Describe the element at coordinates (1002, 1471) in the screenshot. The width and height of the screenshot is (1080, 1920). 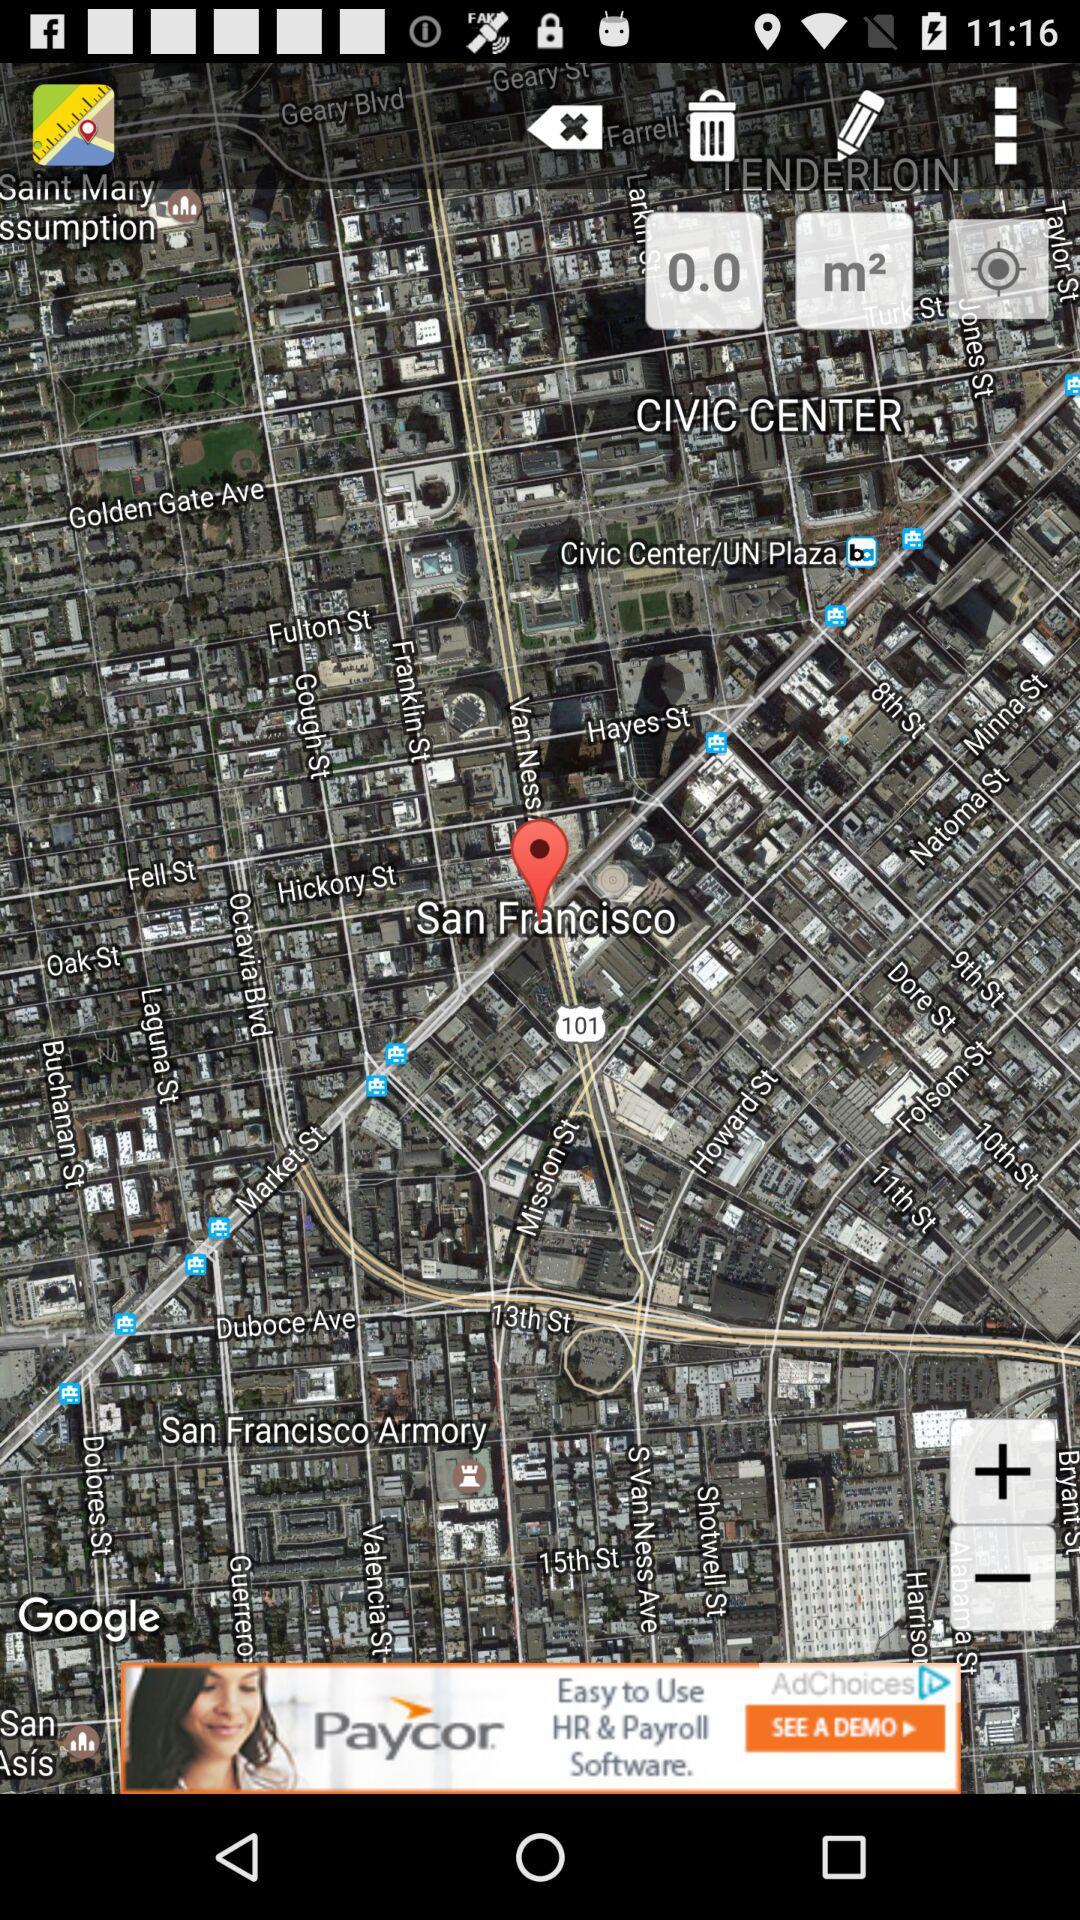
I see `zoom in` at that location.